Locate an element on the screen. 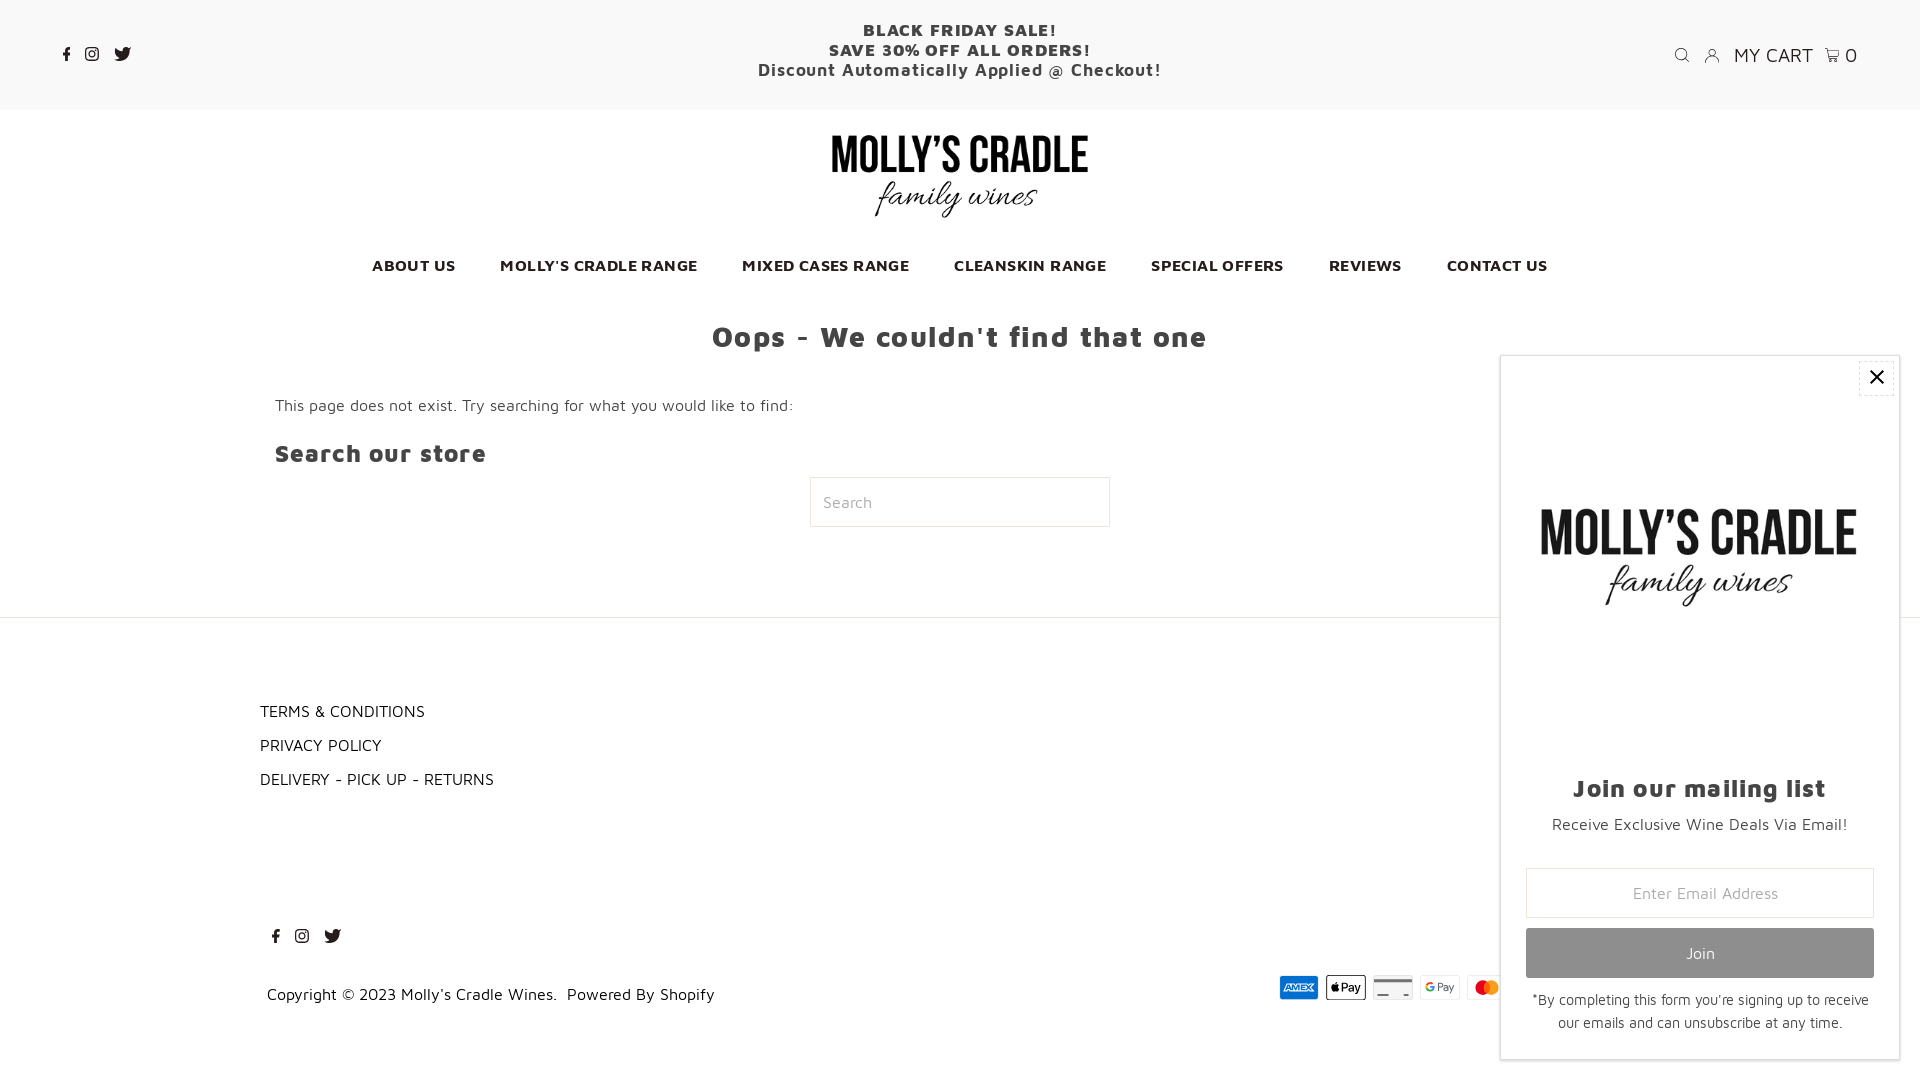 The height and width of the screenshot is (1080, 1920). 'SPECIAL OFFERS' is located at coordinates (1131, 264).